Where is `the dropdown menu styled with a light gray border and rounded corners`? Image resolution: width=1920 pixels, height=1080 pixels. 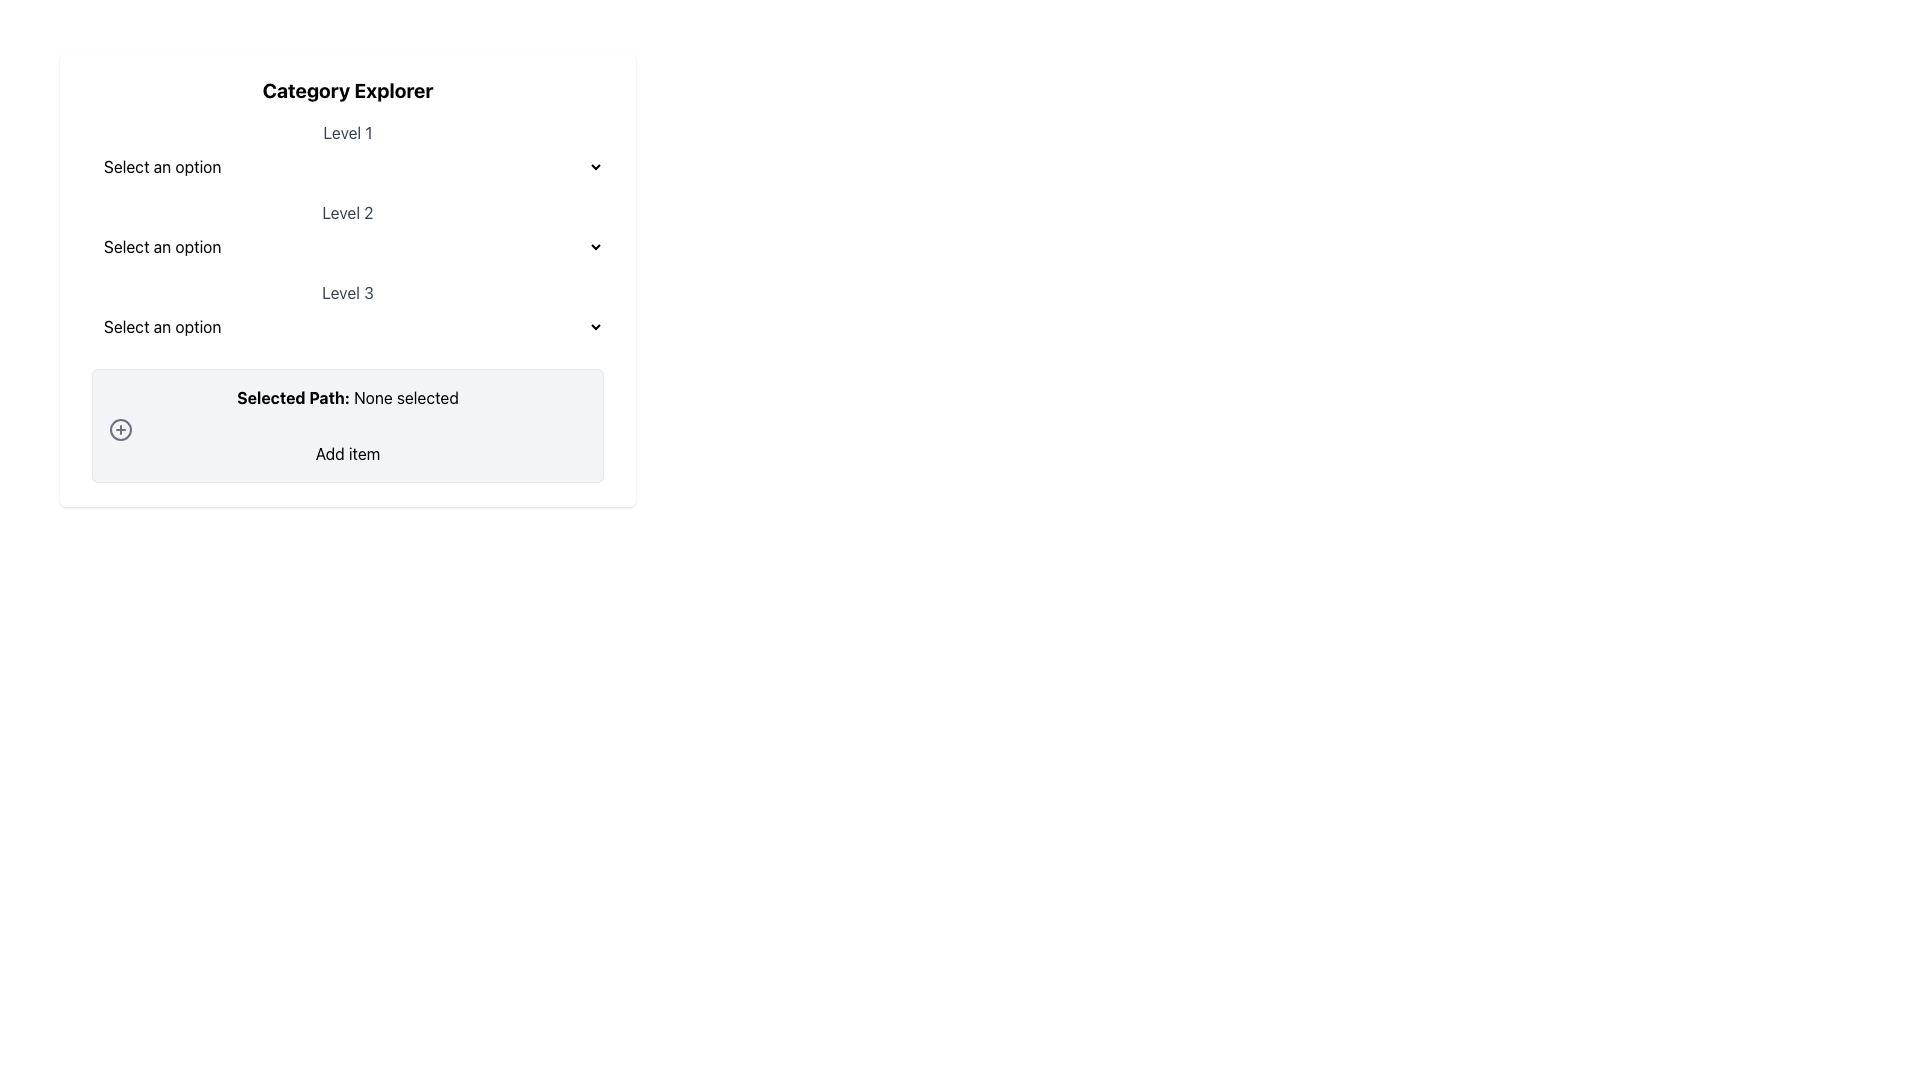 the dropdown menu styled with a light gray border and rounded corners is located at coordinates (347, 326).